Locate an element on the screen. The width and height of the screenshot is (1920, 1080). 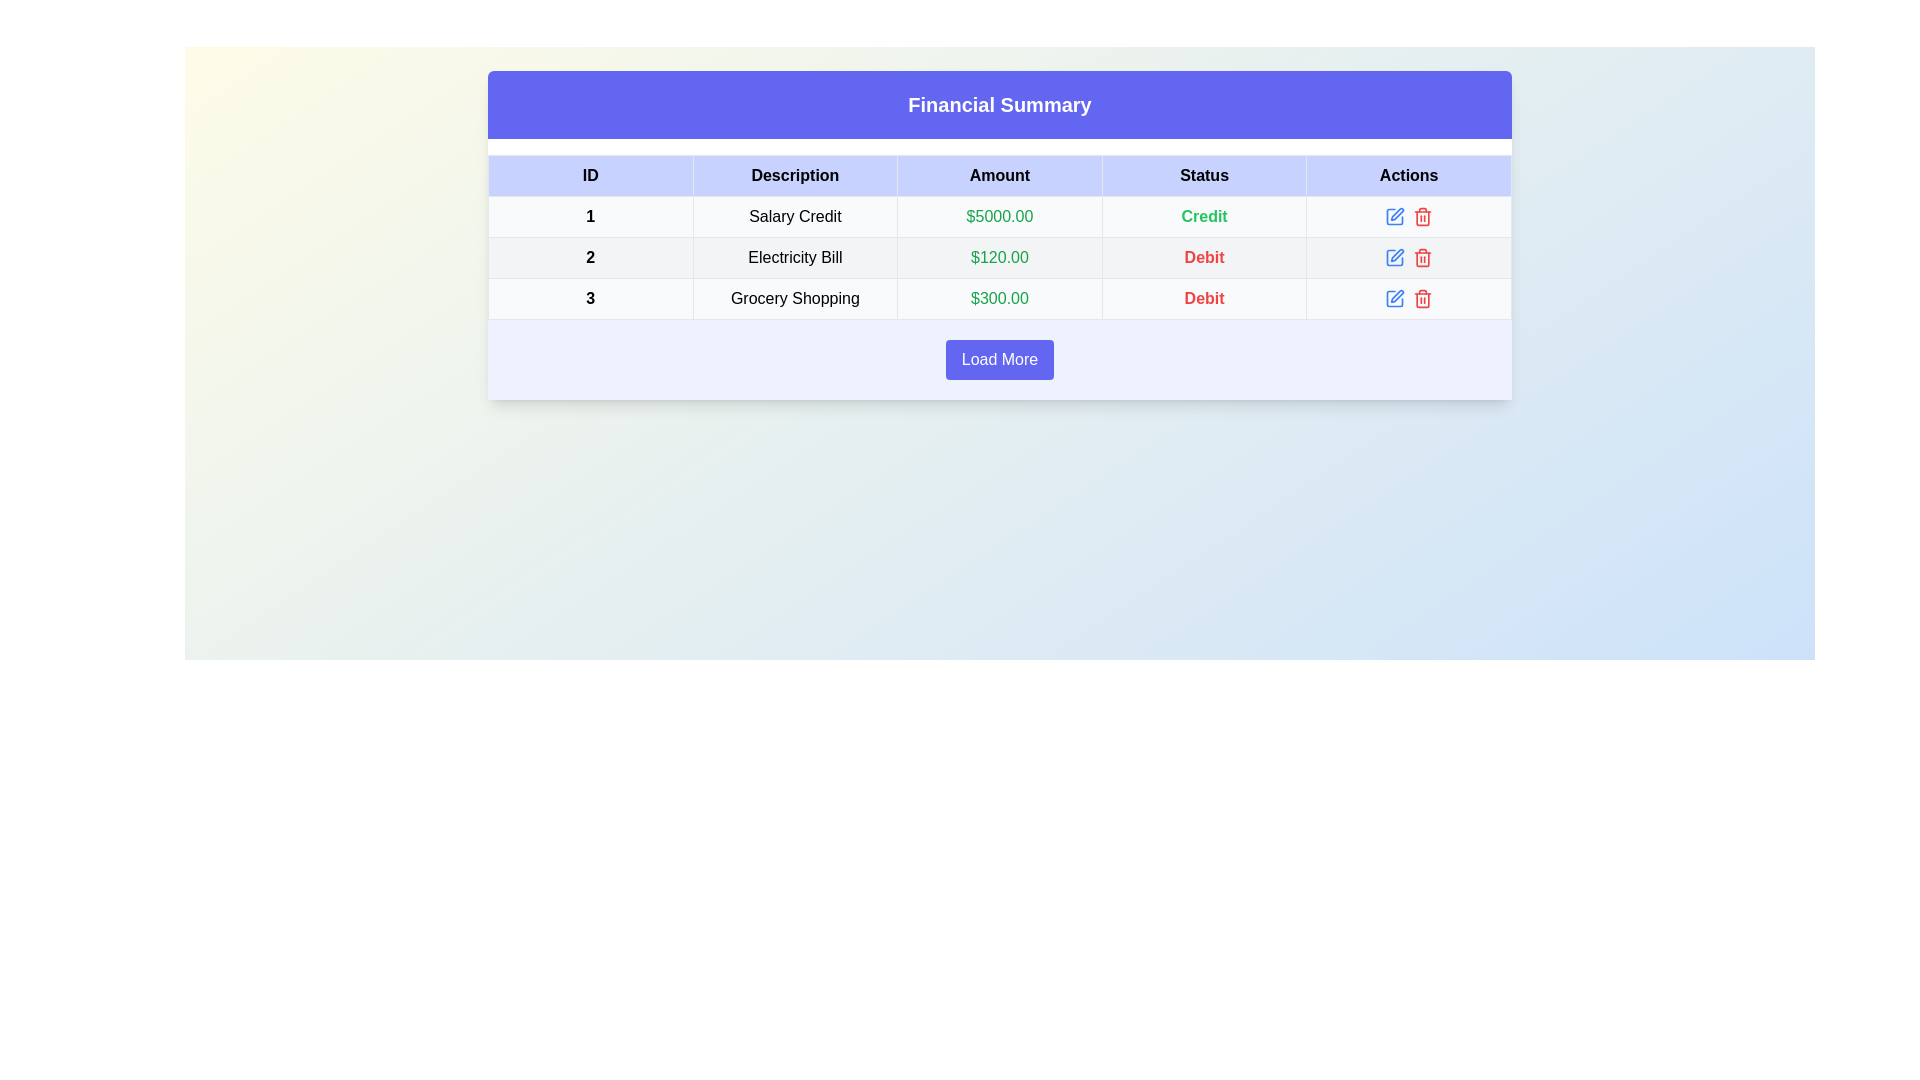
the 'Grocery Shopping' text label located in the third row of the 'Financial Summary' table, under the 'Description' column is located at coordinates (794, 299).